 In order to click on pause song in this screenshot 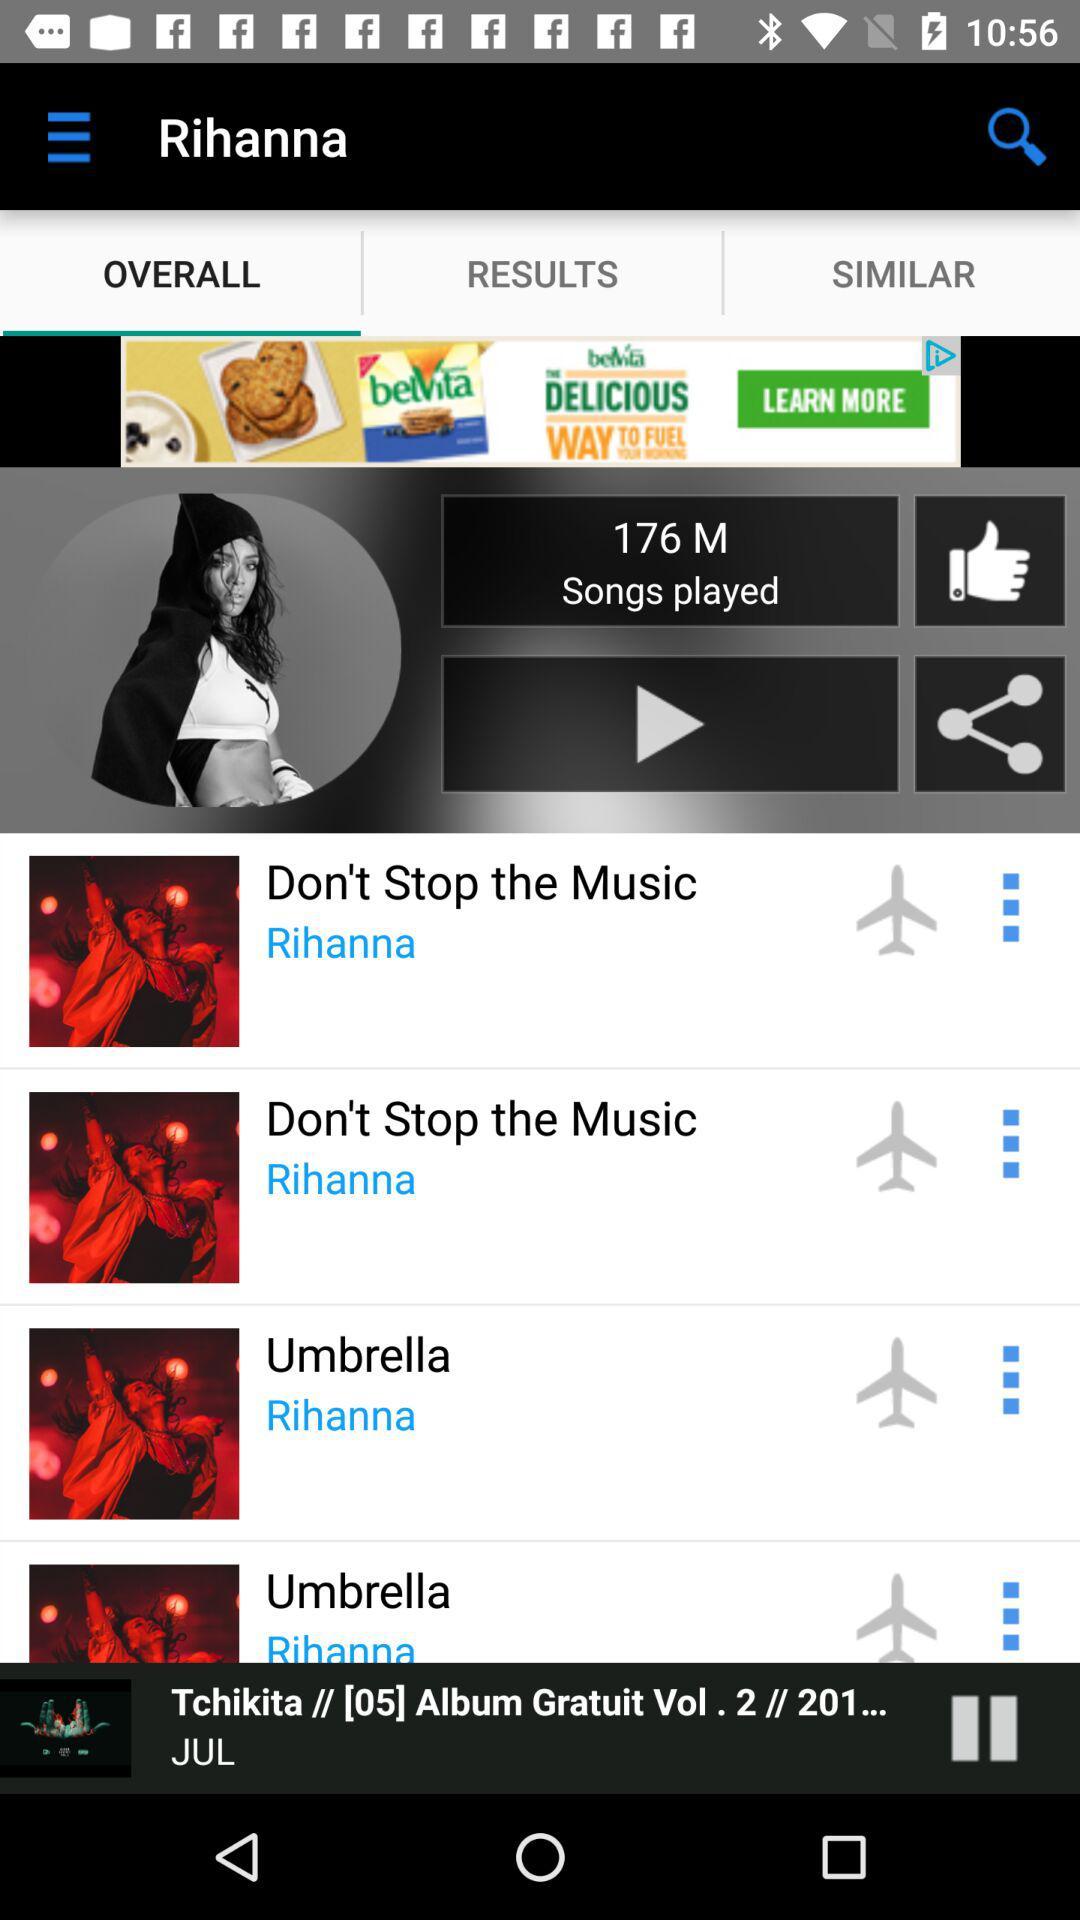, I will do `click(1004, 1727)`.